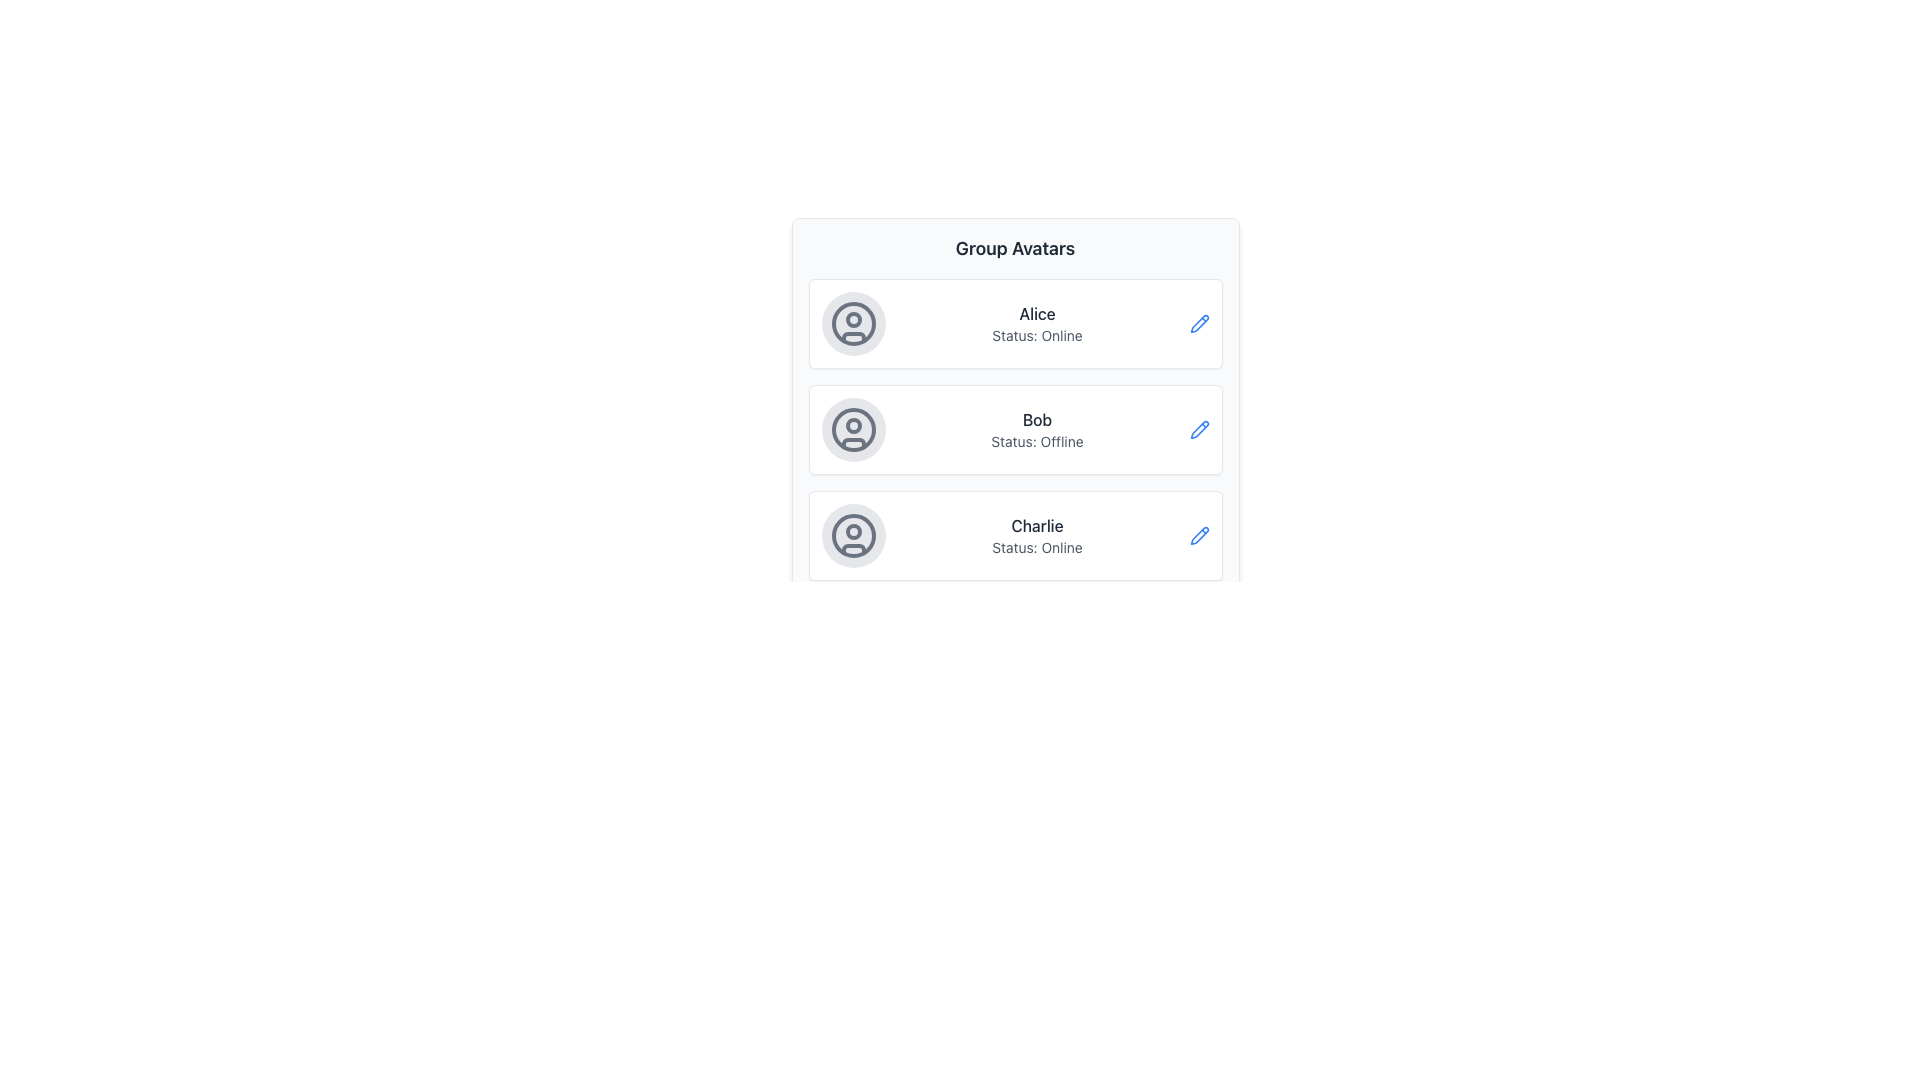  I want to click on the Text Display element containing 'Alice' and 'Status: Online', which is located in the first section of a vertical list, adjacent to an avatar icon and a pencil icon for editing, so click(1037, 323).